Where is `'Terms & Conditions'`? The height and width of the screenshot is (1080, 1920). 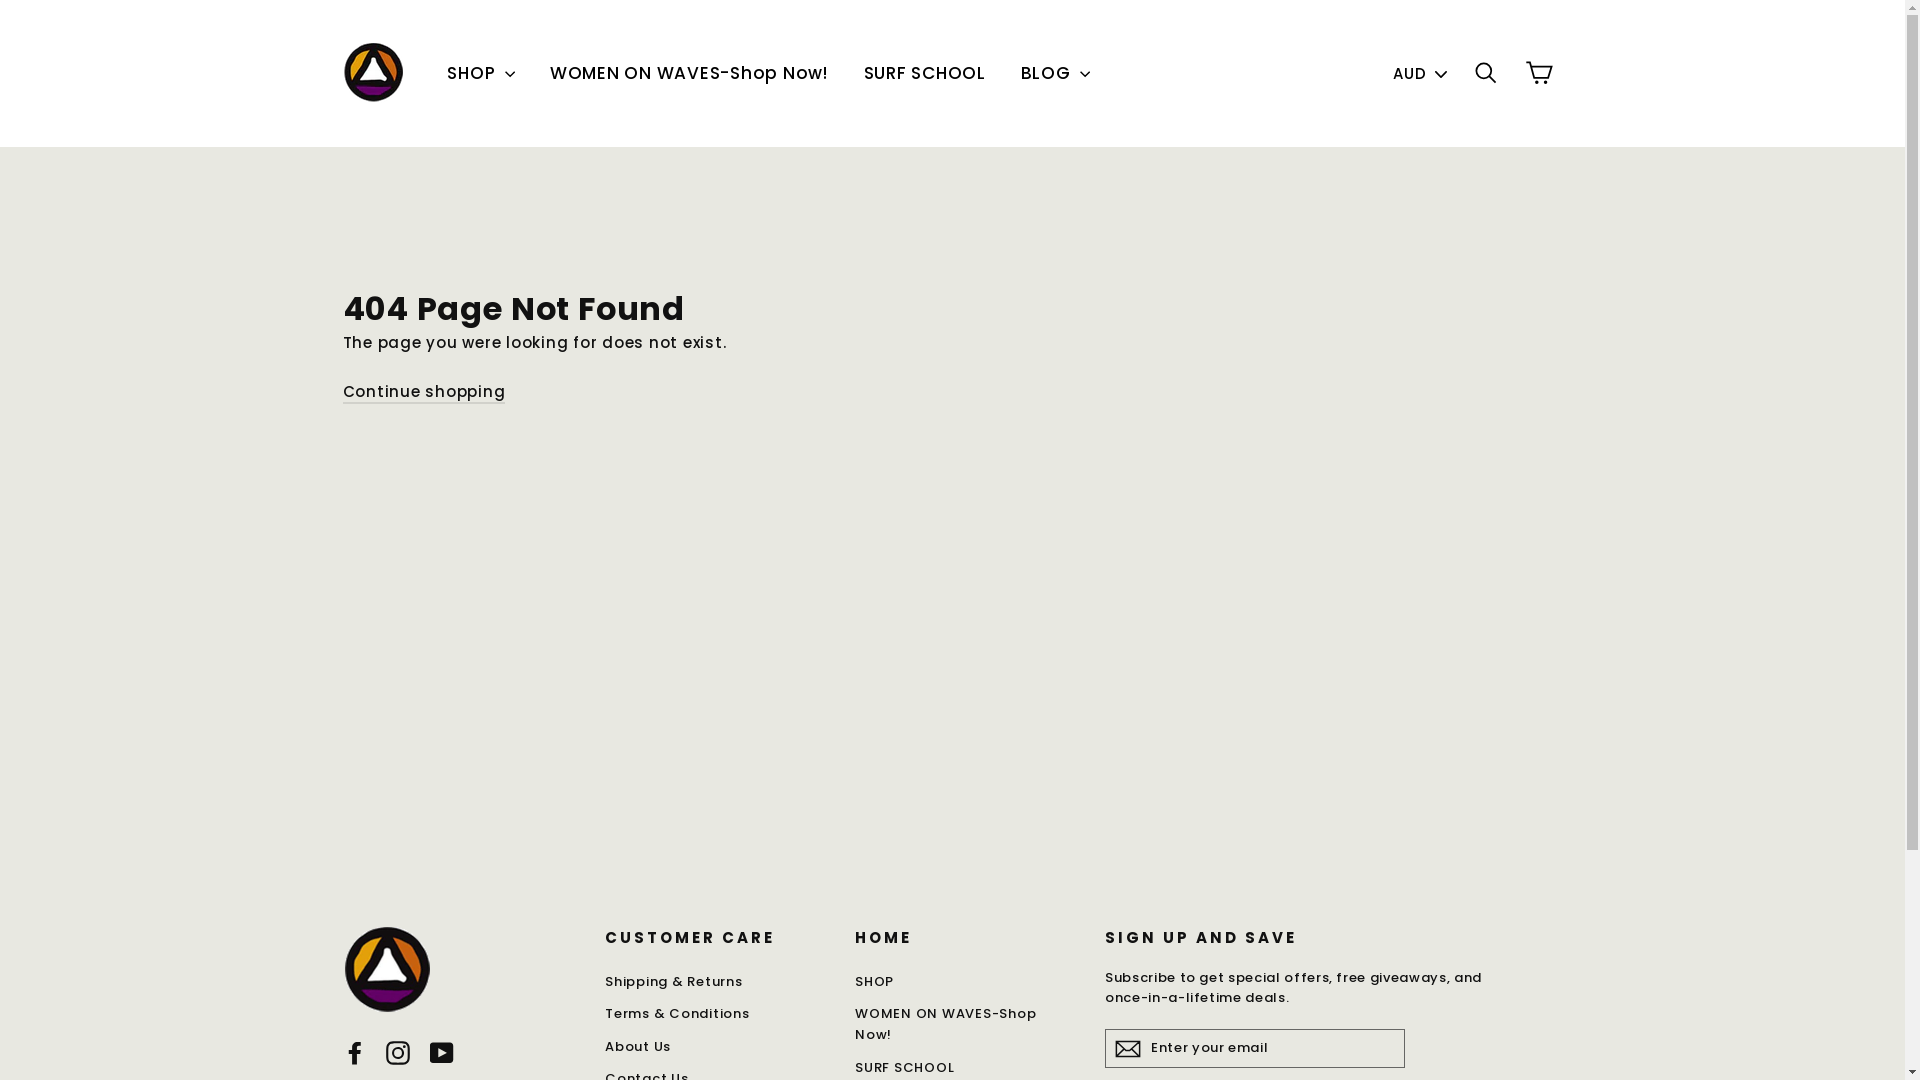 'Terms & Conditions' is located at coordinates (715, 1014).